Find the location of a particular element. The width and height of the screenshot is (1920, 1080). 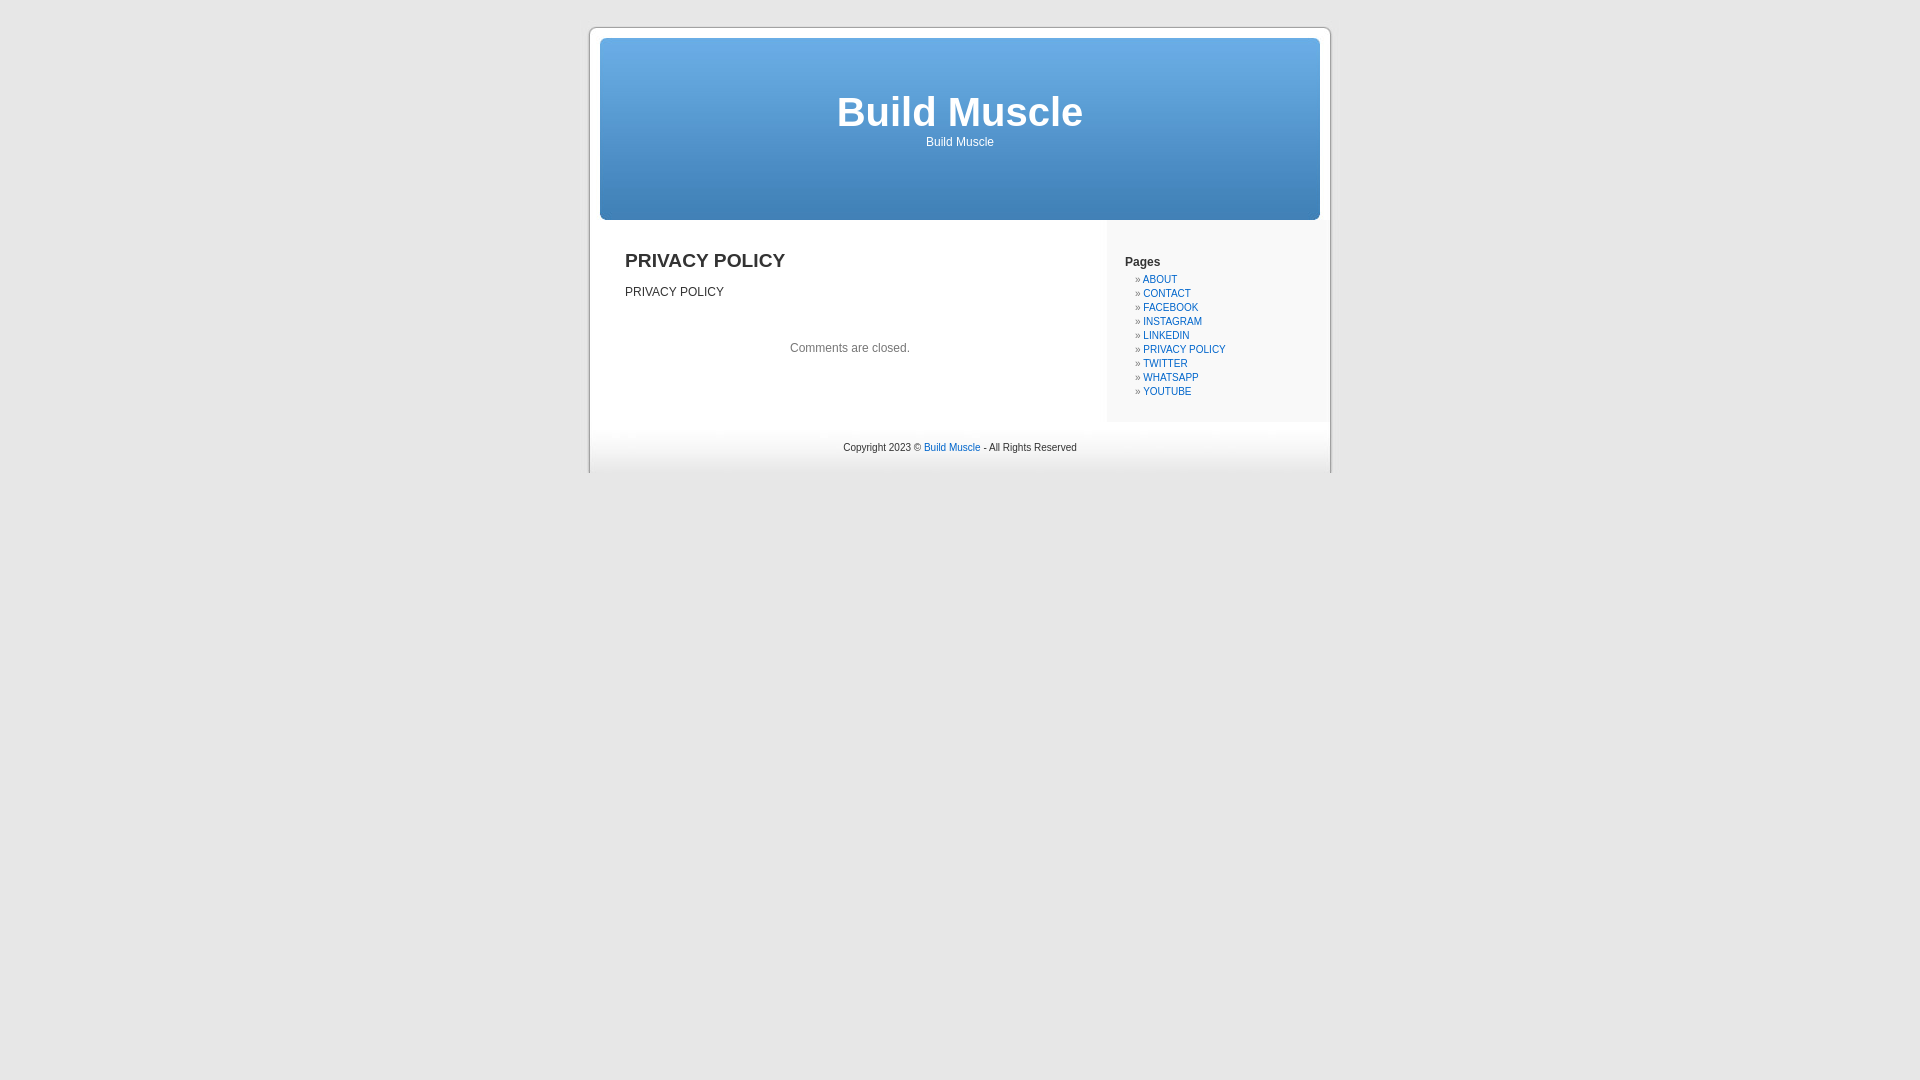

'YOUTUBE' is located at coordinates (1166, 391).